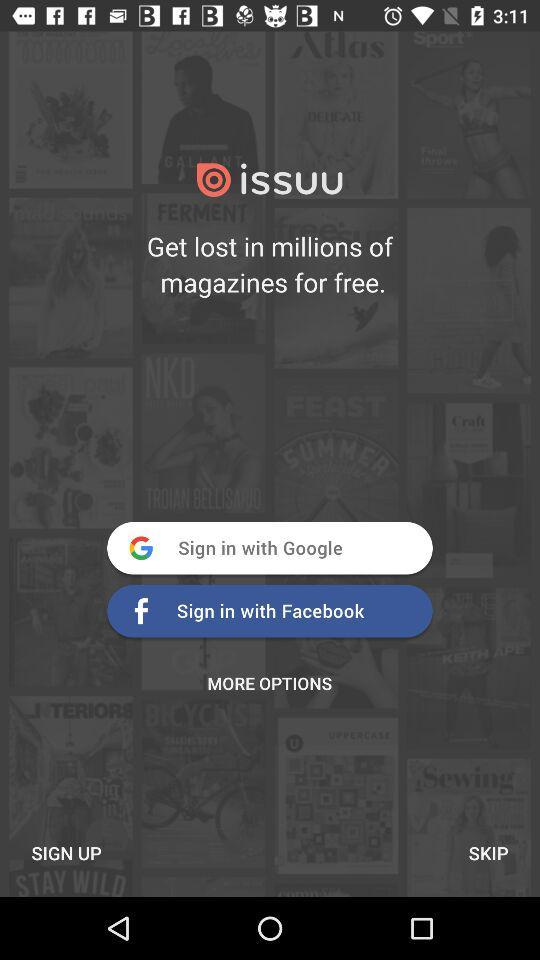 This screenshot has height=960, width=540. Describe the element at coordinates (487, 852) in the screenshot. I see `item to the right of the sign up item` at that location.